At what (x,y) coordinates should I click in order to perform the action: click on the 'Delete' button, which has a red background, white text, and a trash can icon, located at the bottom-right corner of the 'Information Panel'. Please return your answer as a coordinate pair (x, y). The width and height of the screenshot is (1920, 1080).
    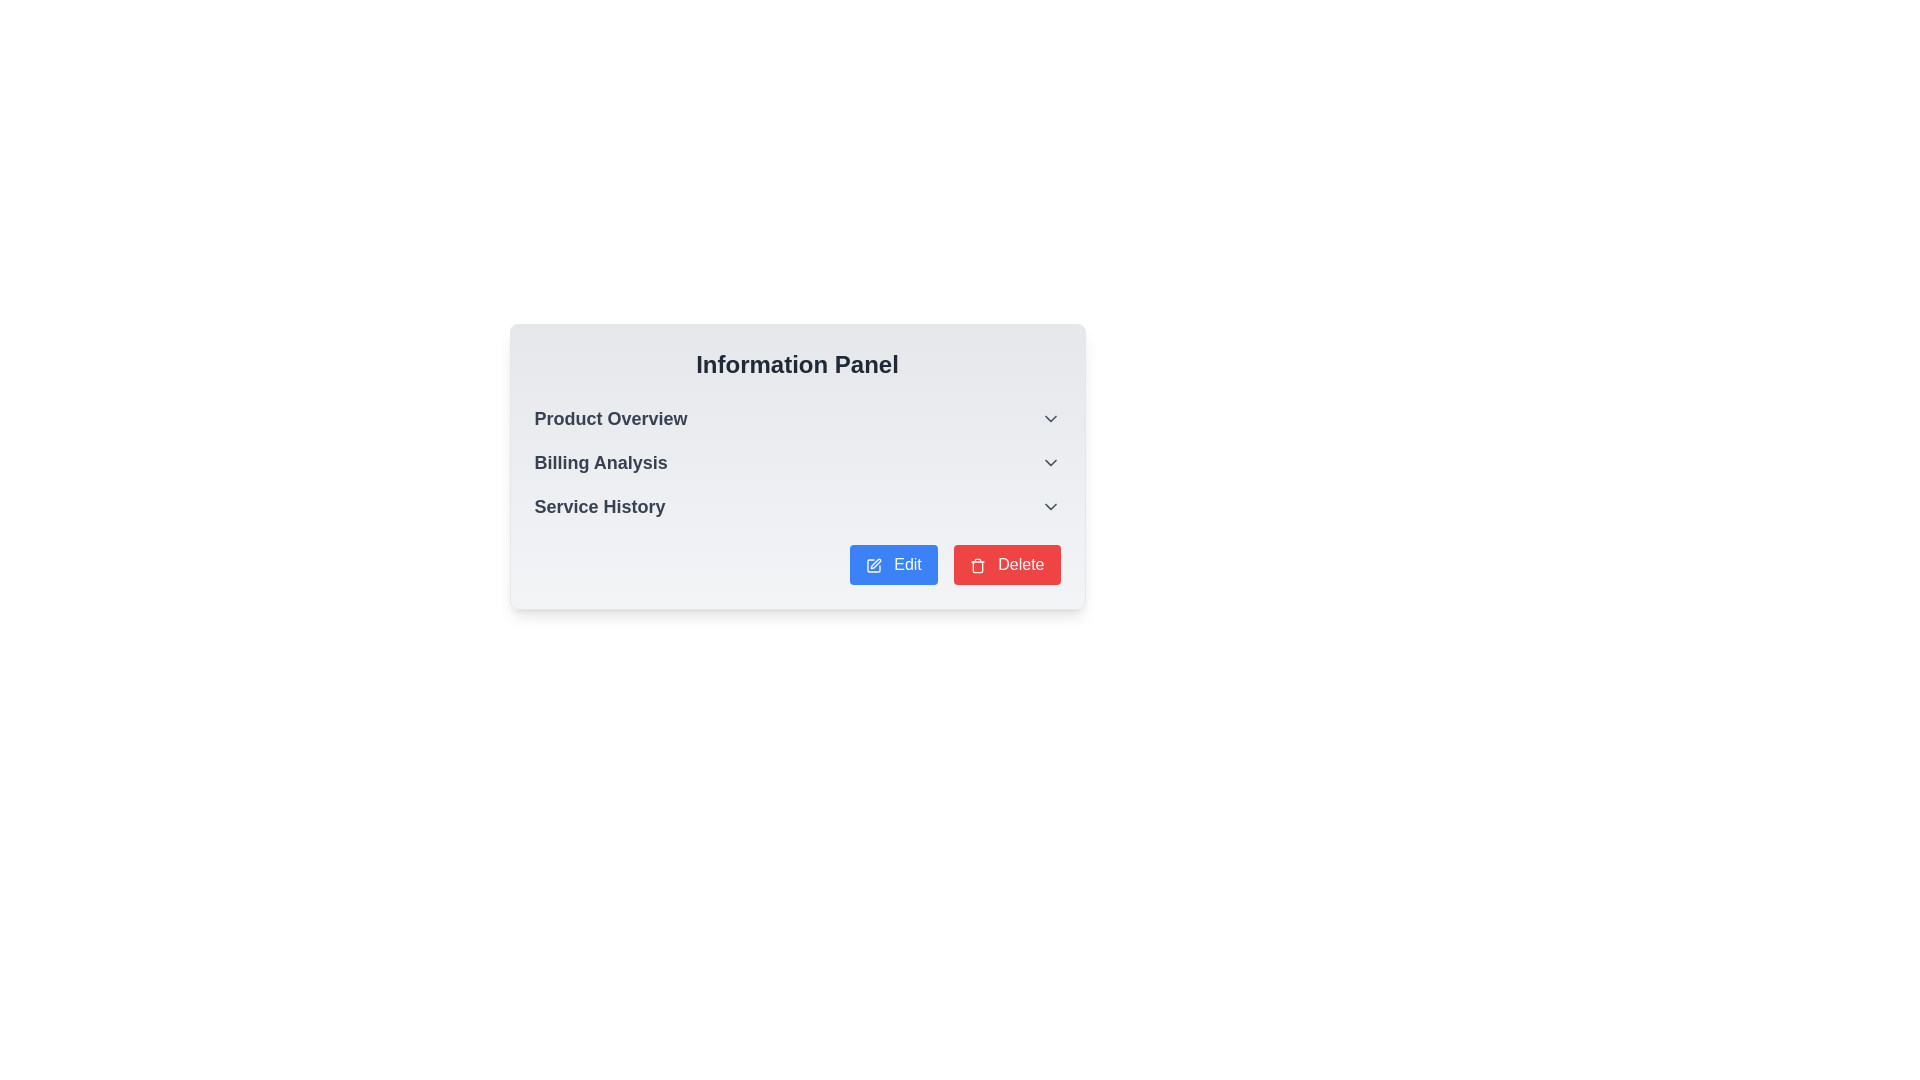
    Looking at the image, I should click on (1007, 564).